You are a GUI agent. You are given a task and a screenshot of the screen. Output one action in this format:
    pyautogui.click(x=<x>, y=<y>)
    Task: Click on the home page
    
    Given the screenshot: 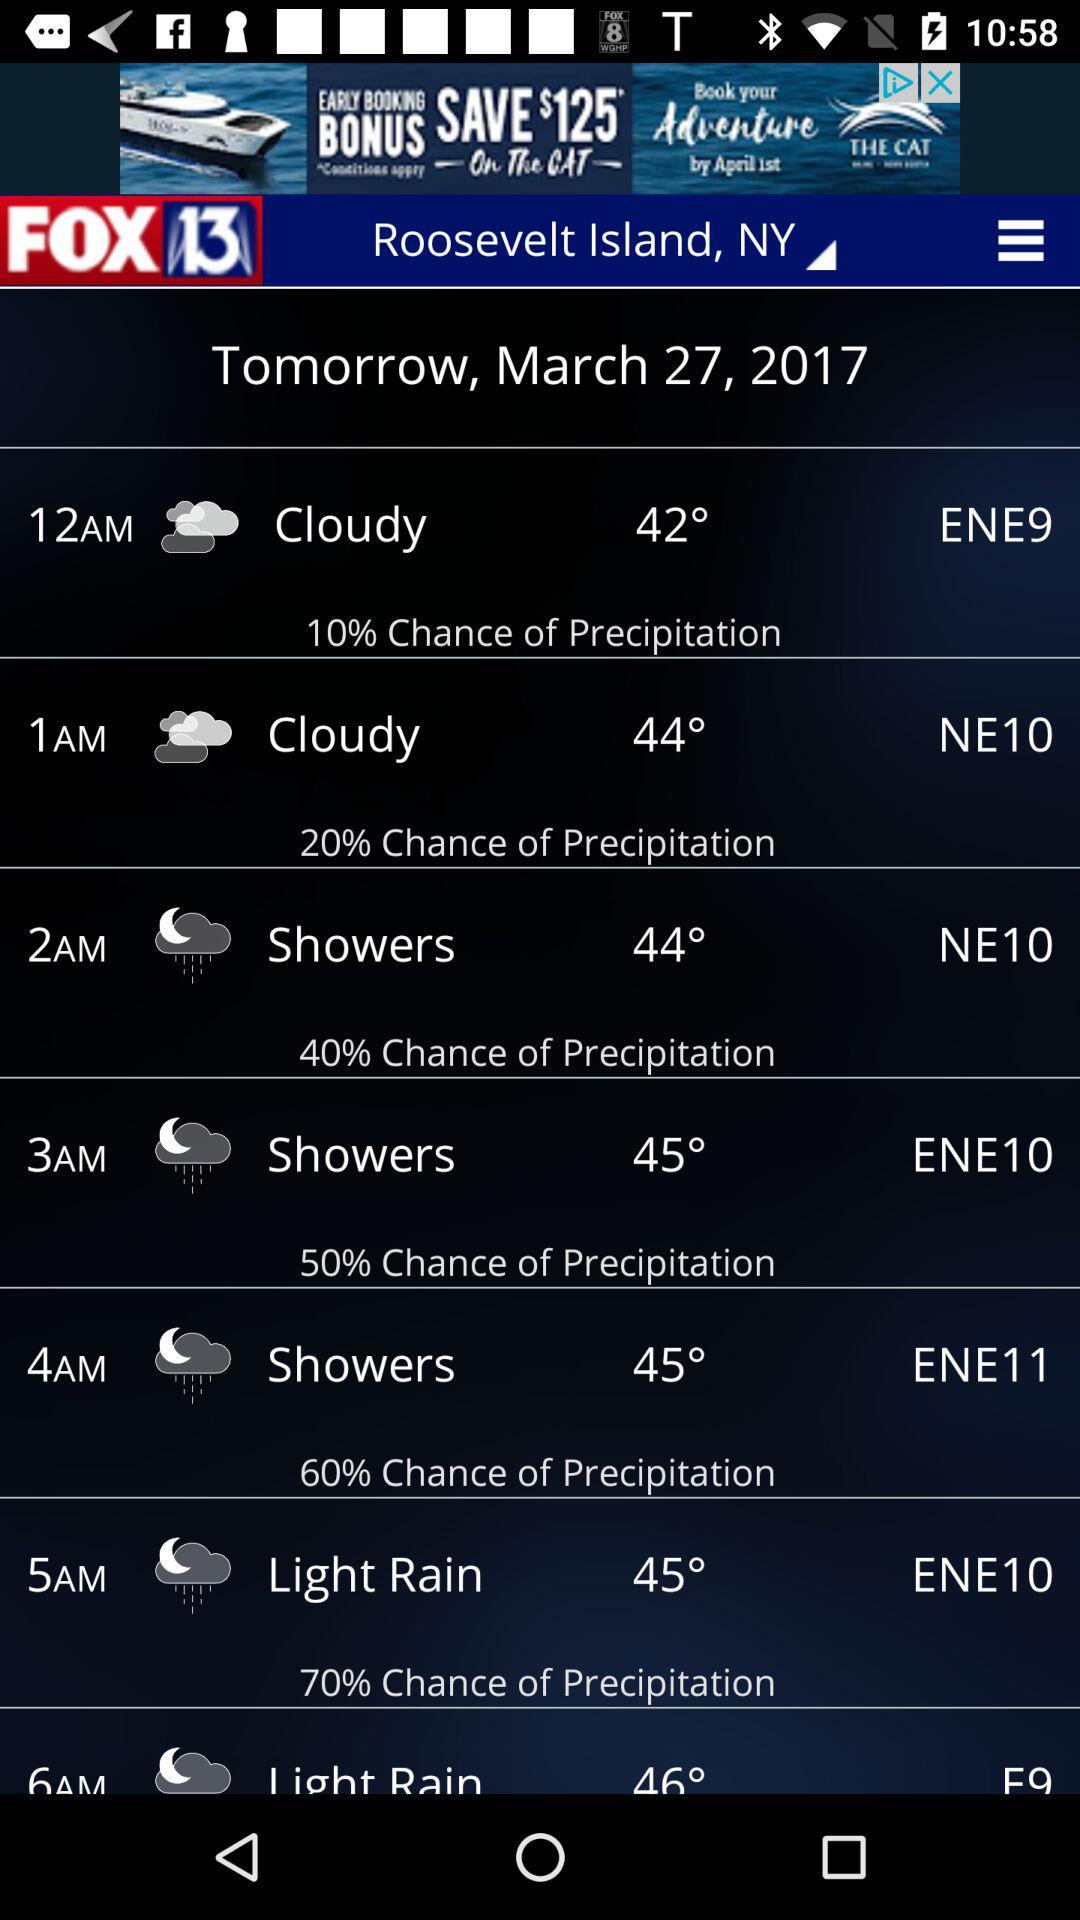 What is the action you would take?
    pyautogui.click(x=131, y=240)
    